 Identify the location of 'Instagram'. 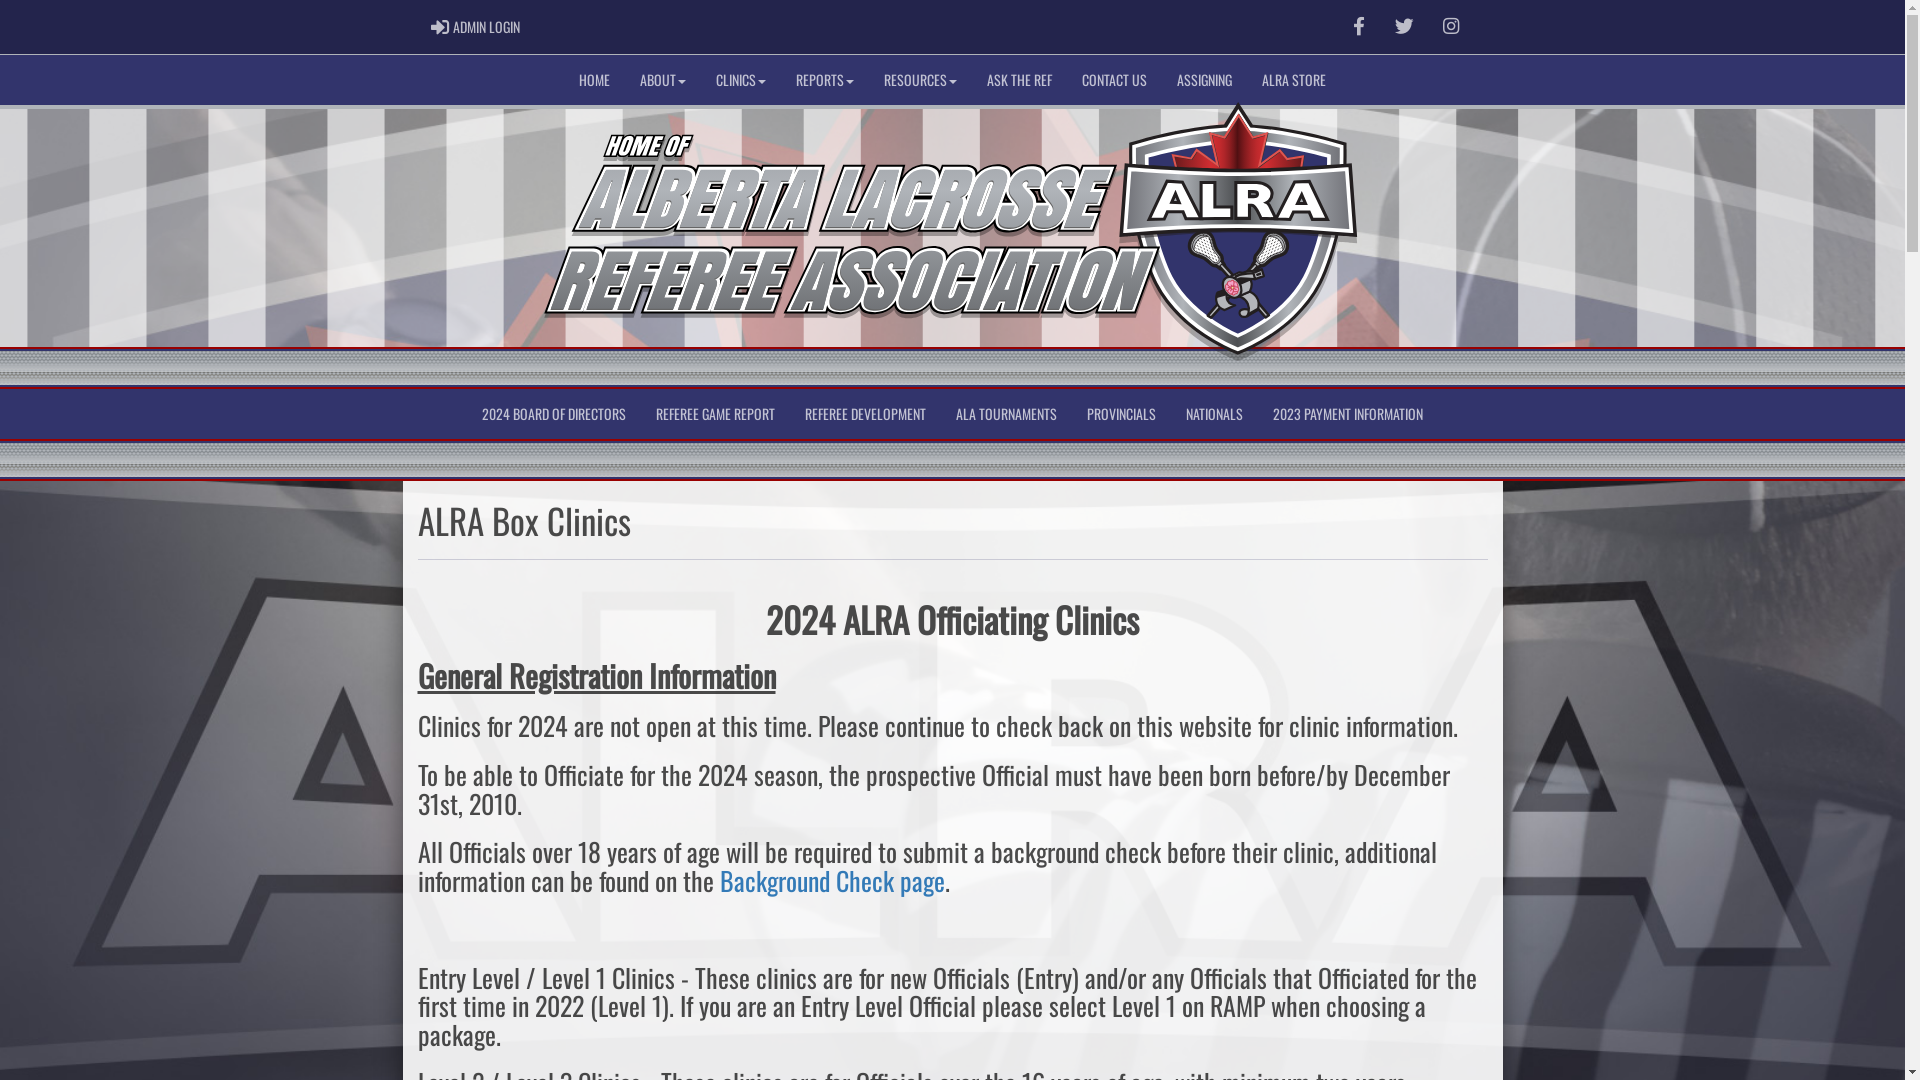
(1450, 27).